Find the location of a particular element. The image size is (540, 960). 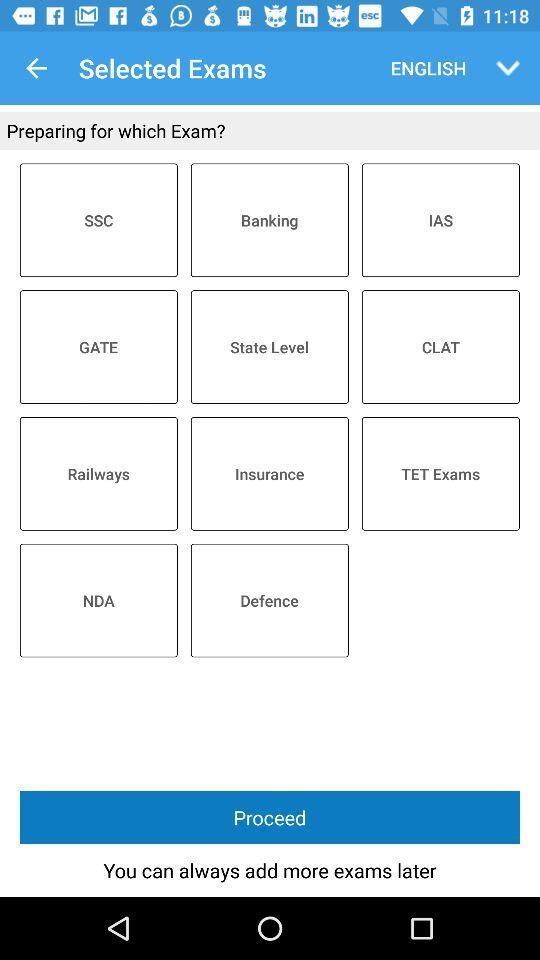

app next to the selected exams item is located at coordinates (36, 68).